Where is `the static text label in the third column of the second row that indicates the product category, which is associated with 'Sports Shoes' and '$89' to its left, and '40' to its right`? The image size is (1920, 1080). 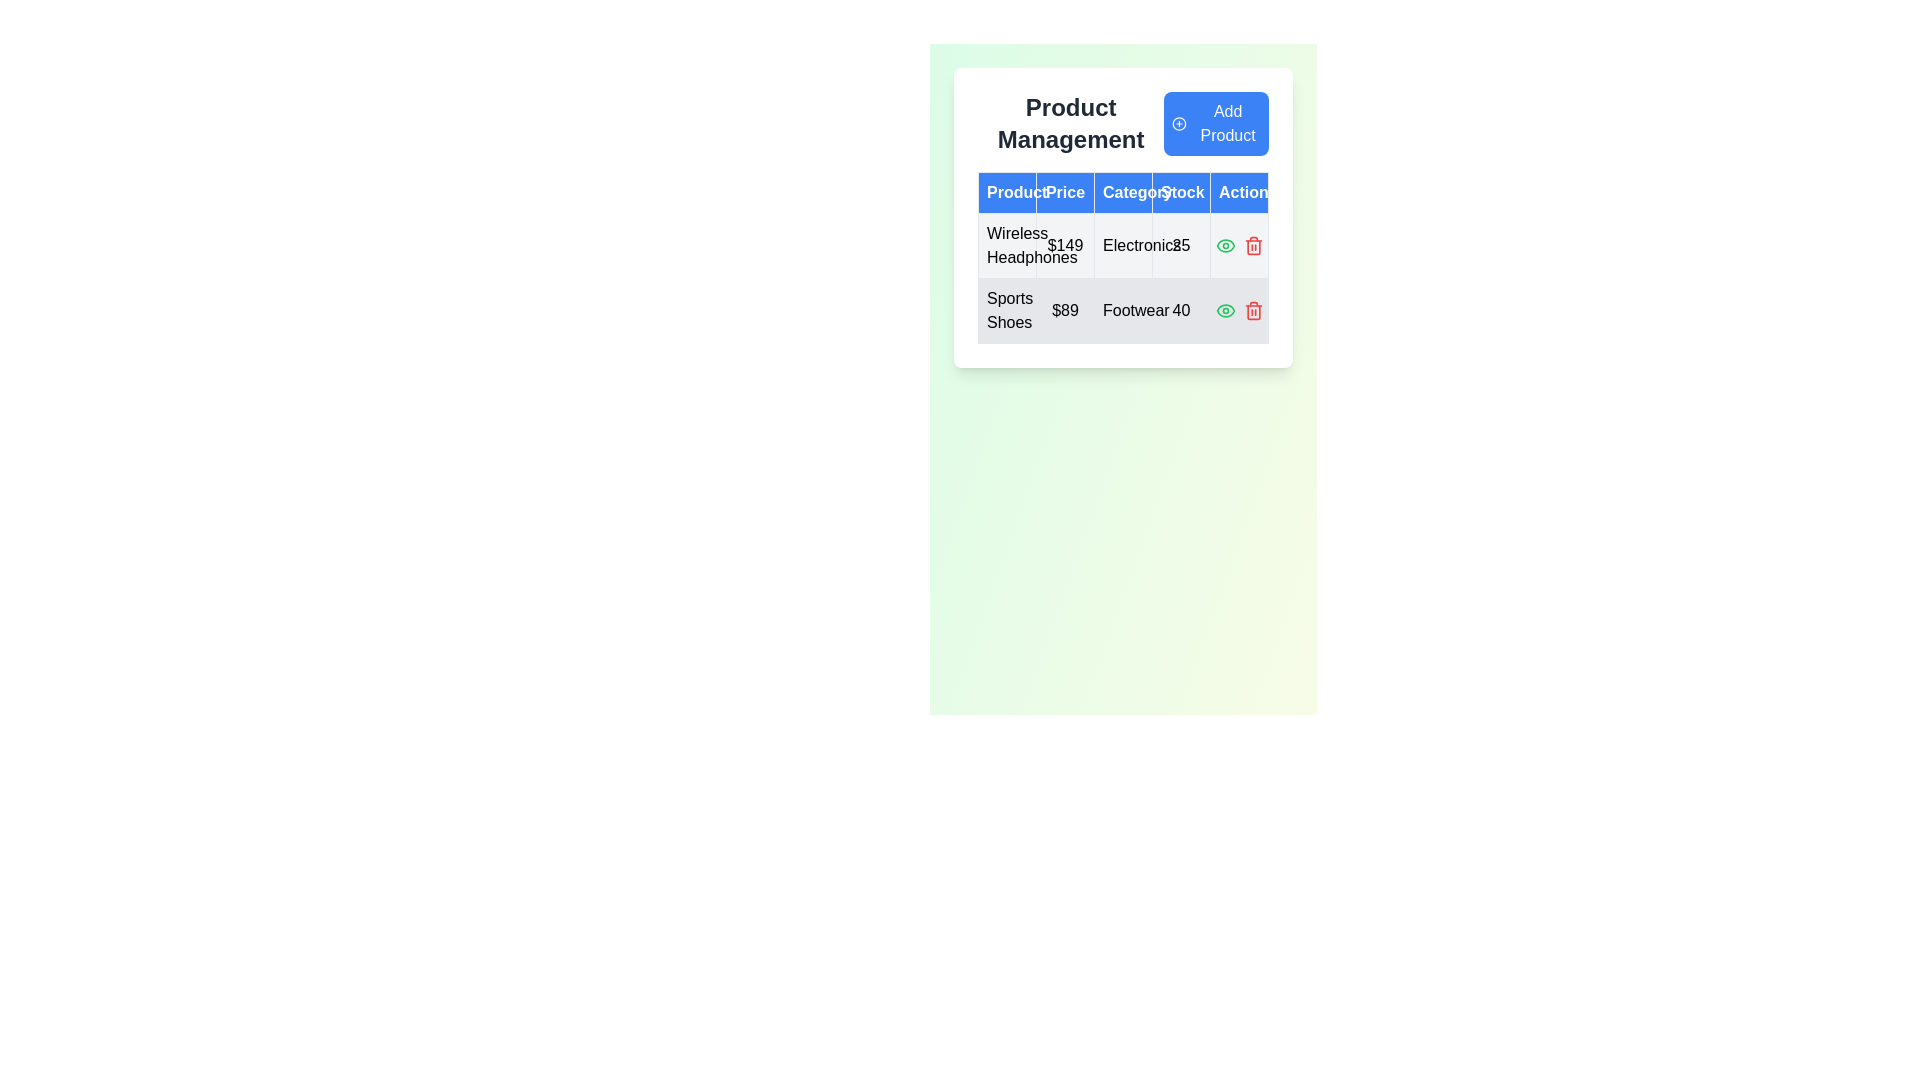 the static text label in the third column of the second row that indicates the product category, which is associated with 'Sports Shoes' and '$89' to its left, and '40' to its right is located at coordinates (1123, 311).